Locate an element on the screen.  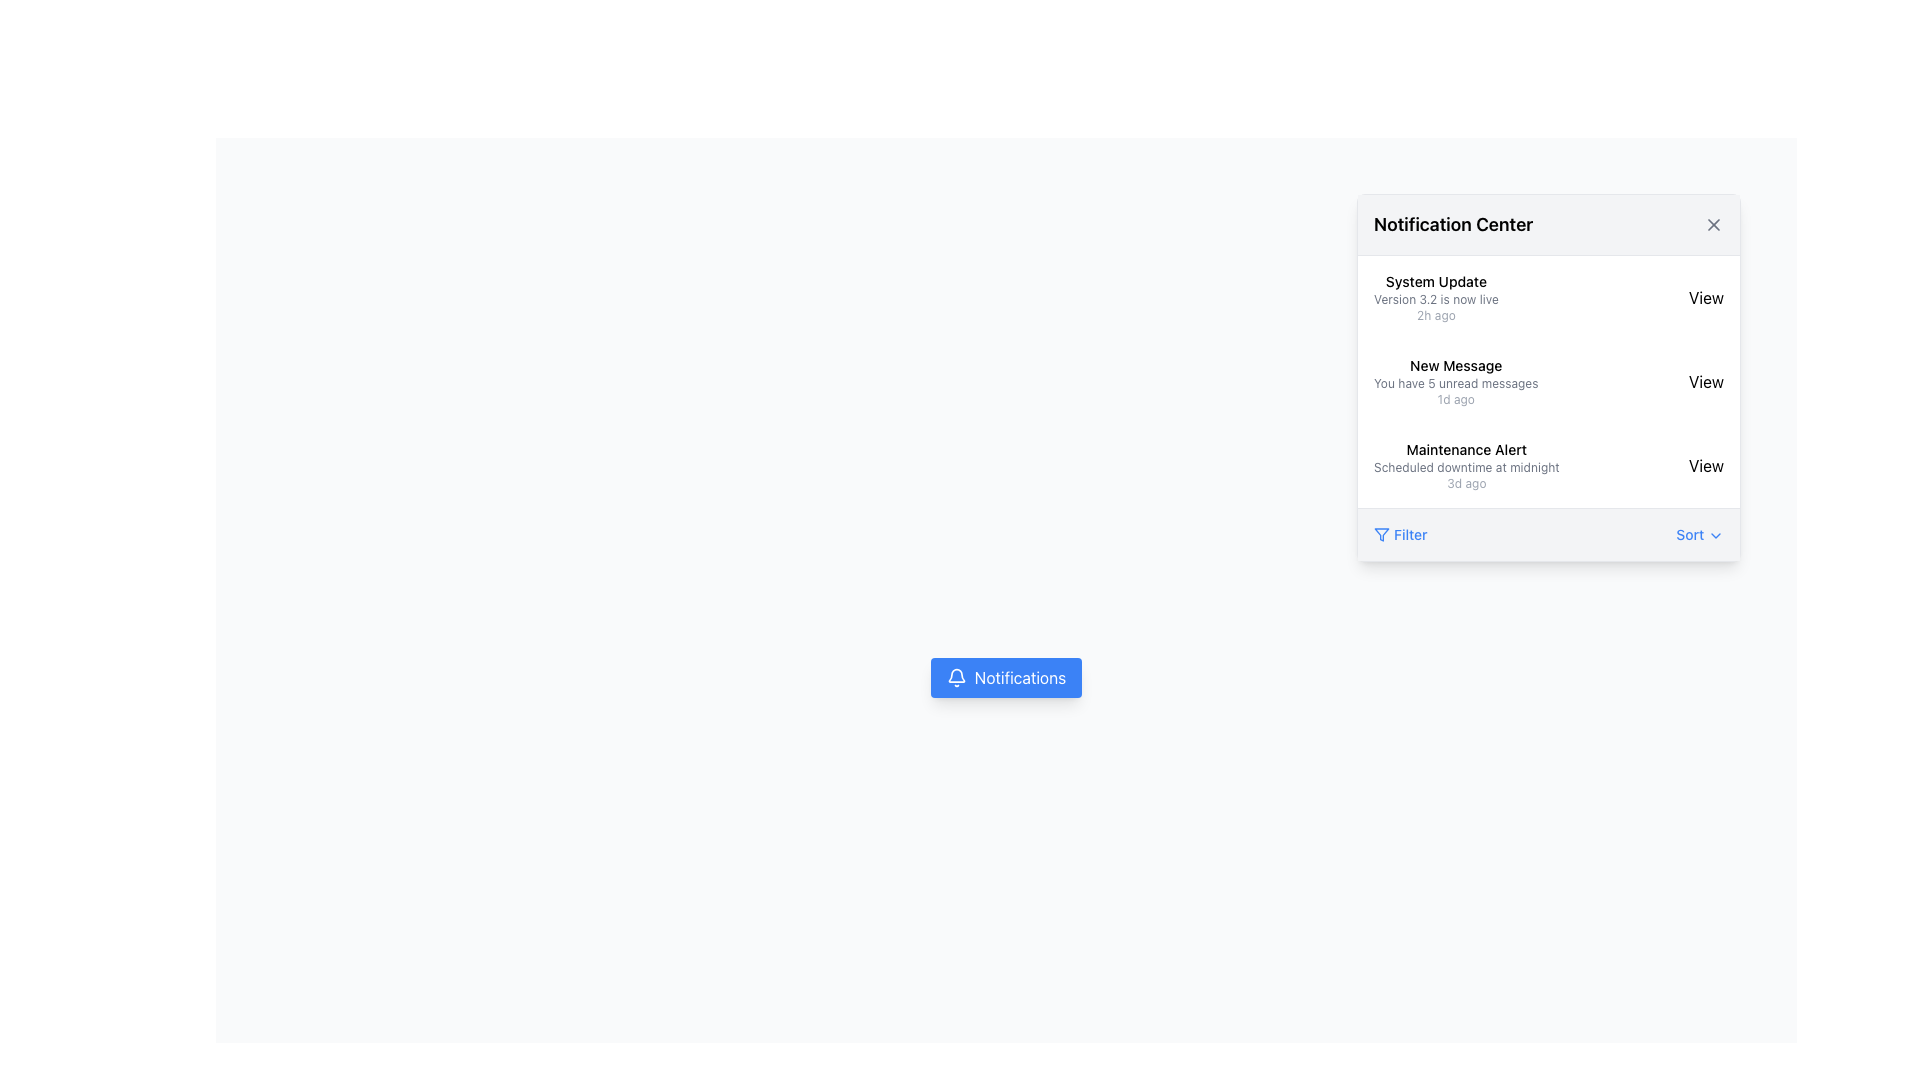
the interactive text link displaying 'View' is located at coordinates (1705, 381).